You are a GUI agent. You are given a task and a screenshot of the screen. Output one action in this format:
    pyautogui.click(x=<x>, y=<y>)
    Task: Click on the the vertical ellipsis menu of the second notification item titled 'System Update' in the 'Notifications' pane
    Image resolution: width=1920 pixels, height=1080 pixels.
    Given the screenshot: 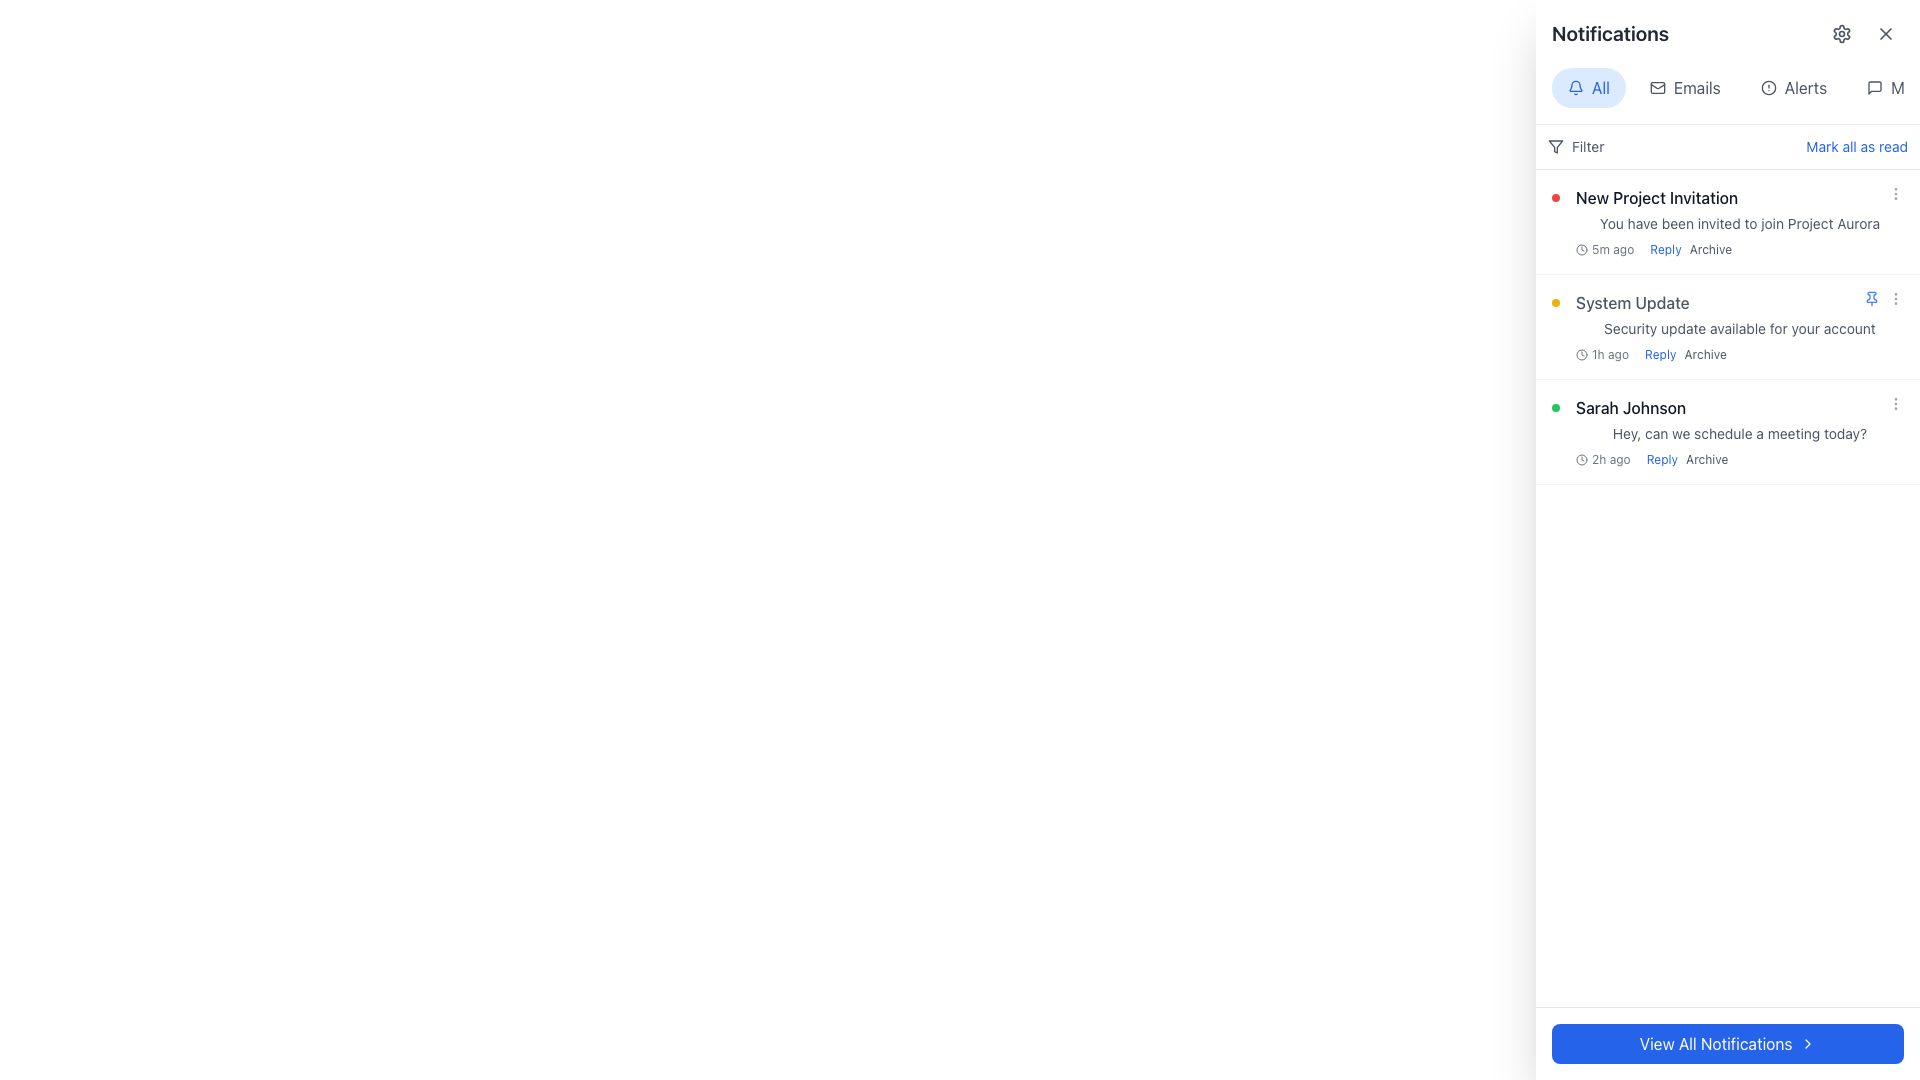 What is the action you would take?
    pyautogui.click(x=1882, y=299)
    